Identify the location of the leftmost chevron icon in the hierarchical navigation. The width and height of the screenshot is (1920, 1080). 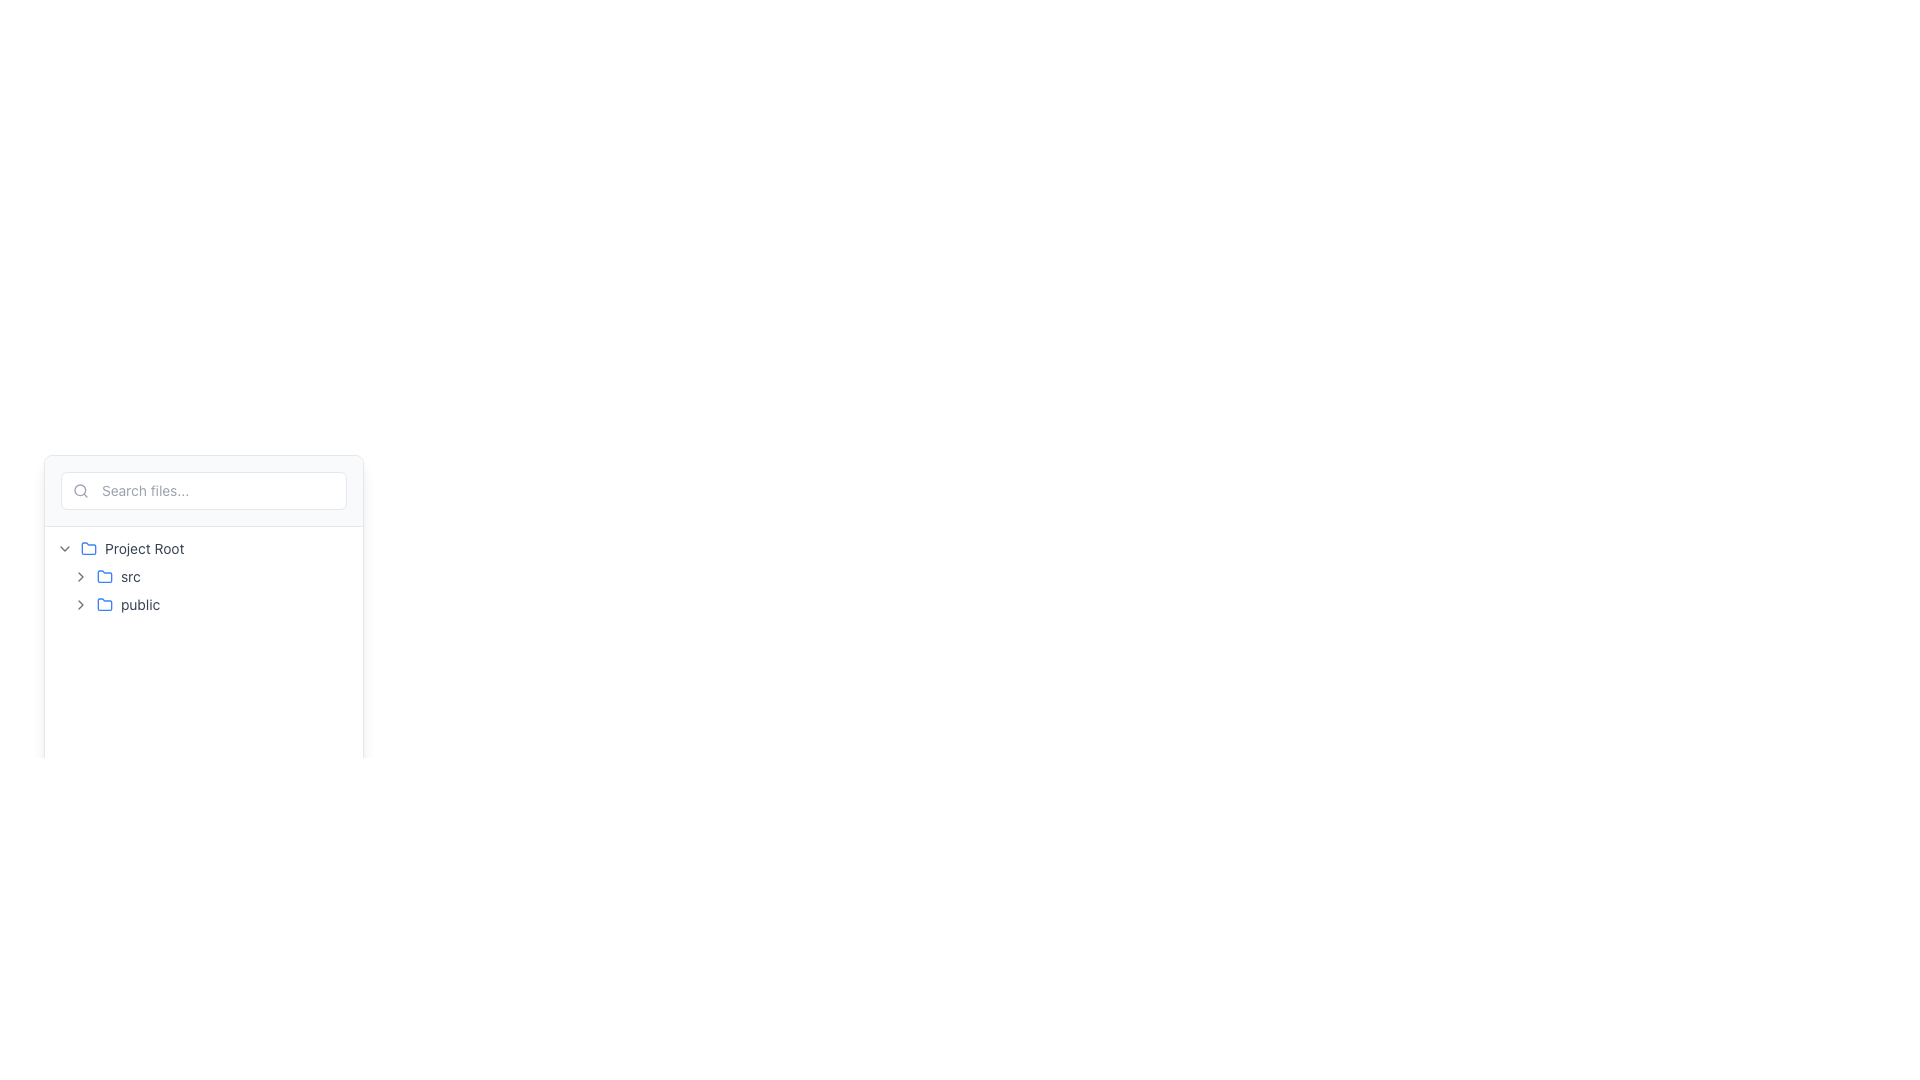
(80, 577).